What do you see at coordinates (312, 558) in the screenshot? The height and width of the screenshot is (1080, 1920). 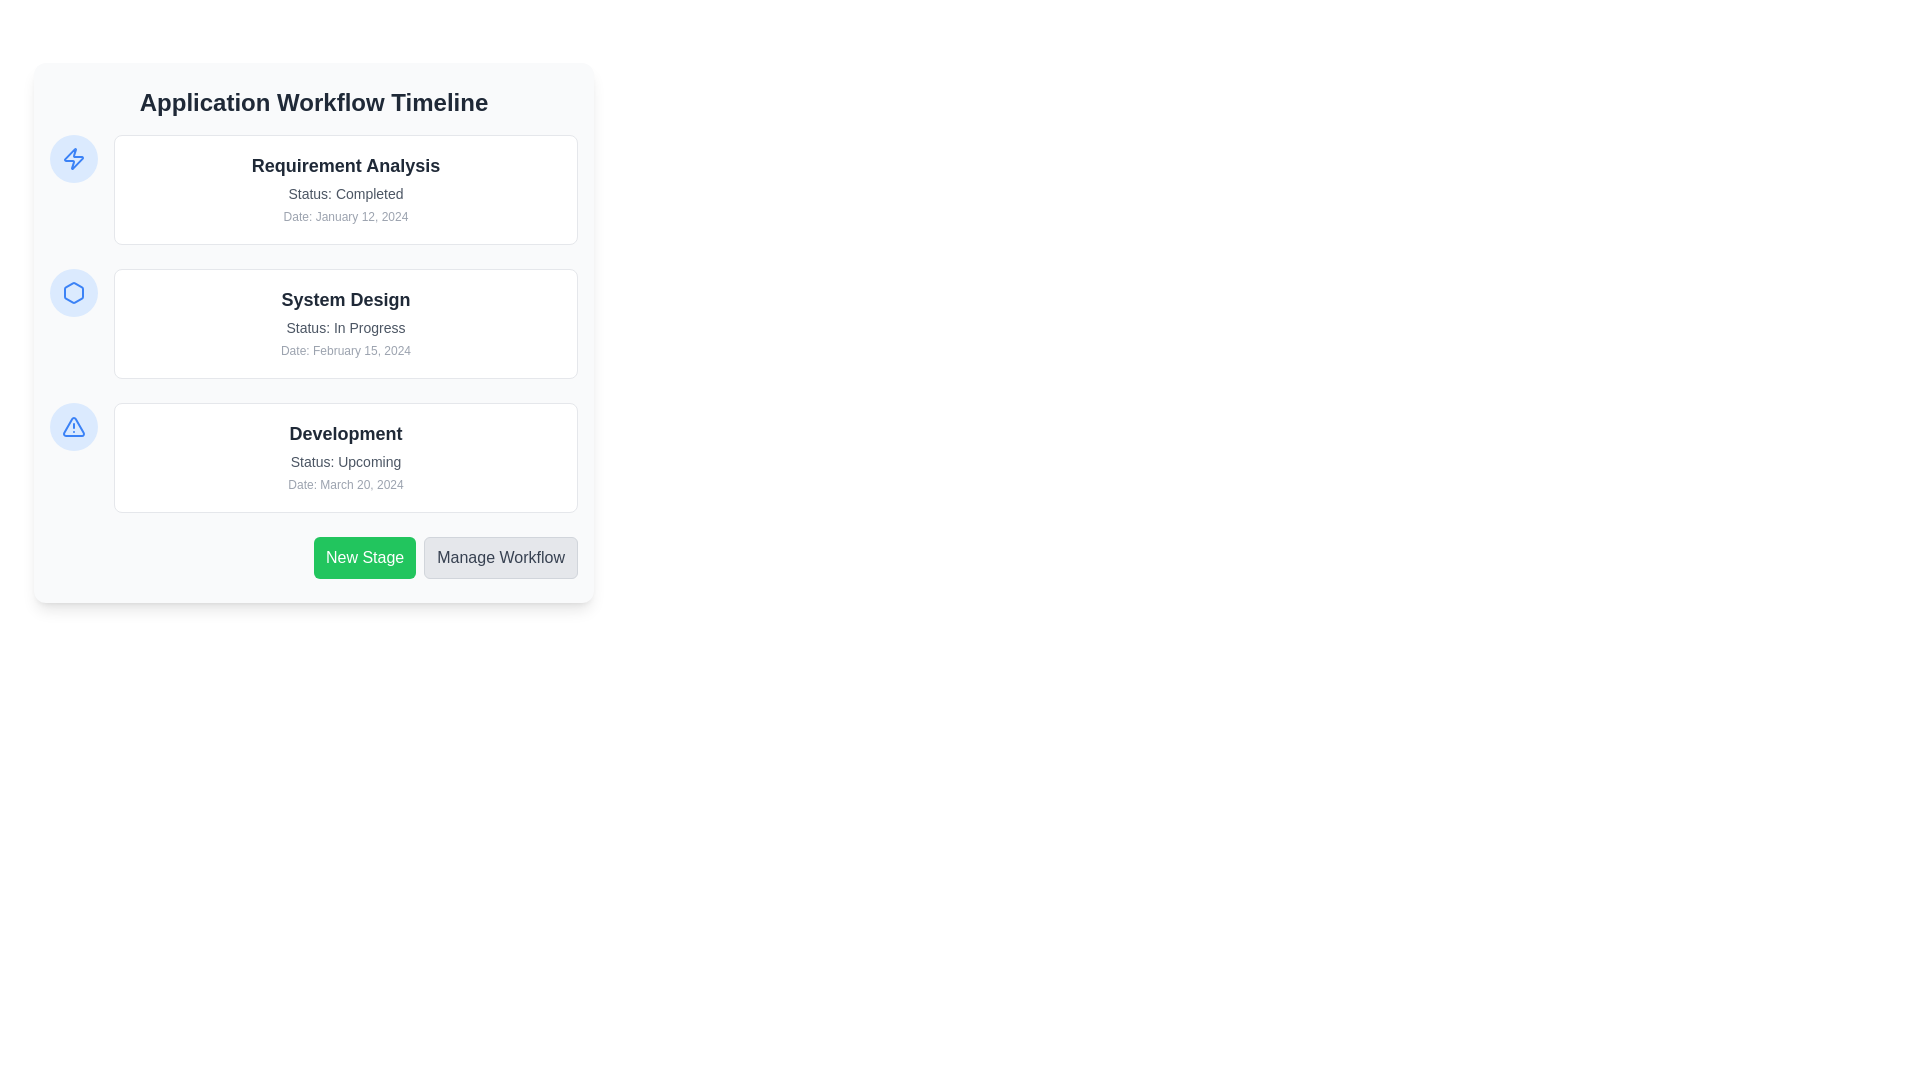 I see `the button with a green background and white text labeled 'New Stage', positioned to the left of the 'Manage Workflow' button at the bottom of the workflow timeline` at bounding box center [312, 558].